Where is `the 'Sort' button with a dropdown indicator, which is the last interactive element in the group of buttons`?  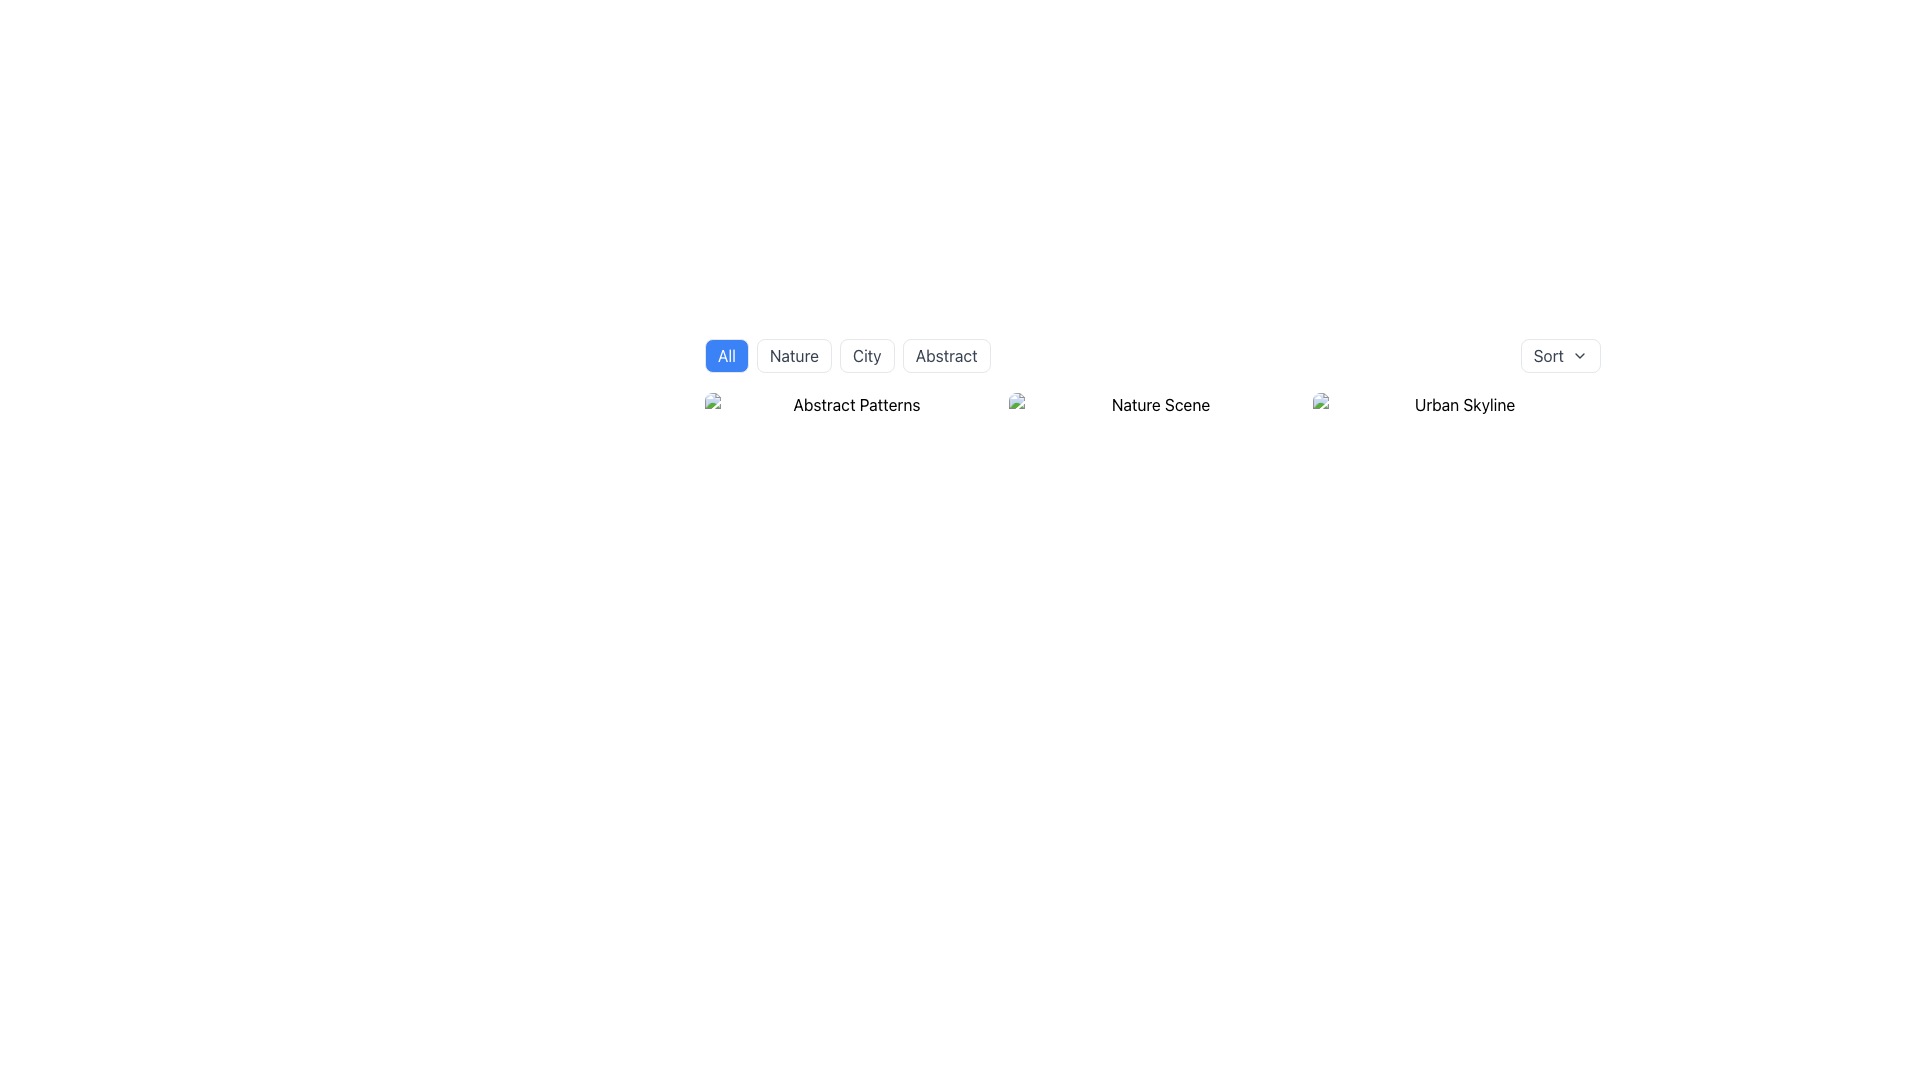 the 'Sort' button with a dropdown indicator, which is the last interactive element in the group of buttons is located at coordinates (1559, 354).